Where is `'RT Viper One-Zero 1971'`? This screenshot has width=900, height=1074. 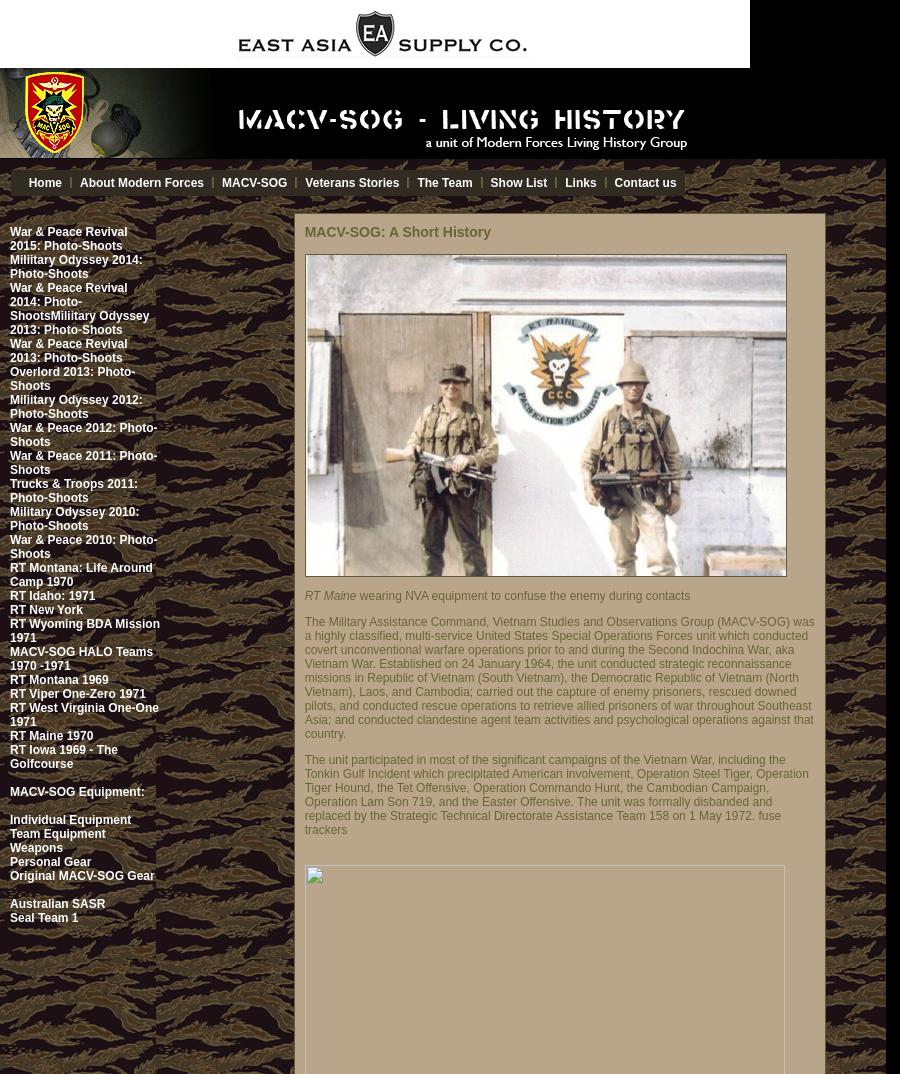
'RT Viper One-Zero 1971' is located at coordinates (76, 693).